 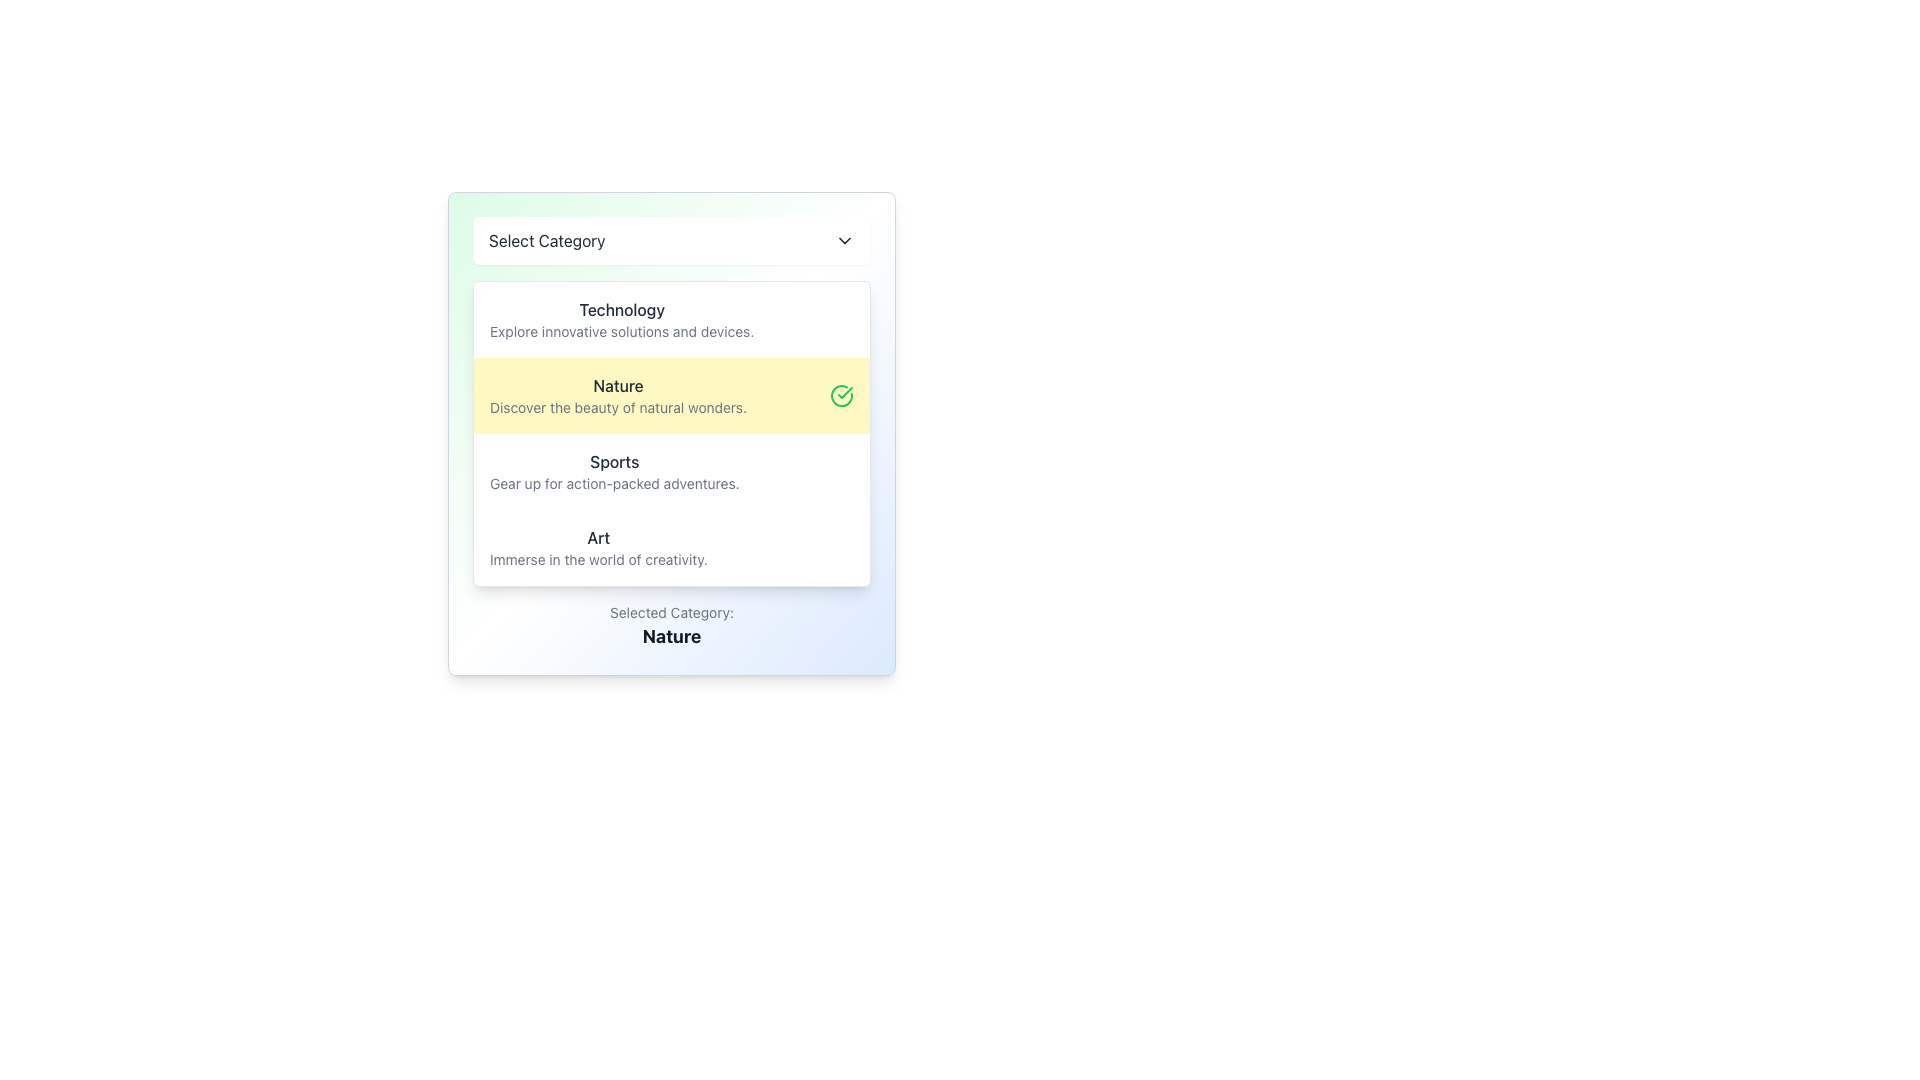 What do you see at coordinates (844, 239) in the screenshot?
I see `the chevron icon located on the far right side of the 'Select Category' button` at bounding box center [844, 239].